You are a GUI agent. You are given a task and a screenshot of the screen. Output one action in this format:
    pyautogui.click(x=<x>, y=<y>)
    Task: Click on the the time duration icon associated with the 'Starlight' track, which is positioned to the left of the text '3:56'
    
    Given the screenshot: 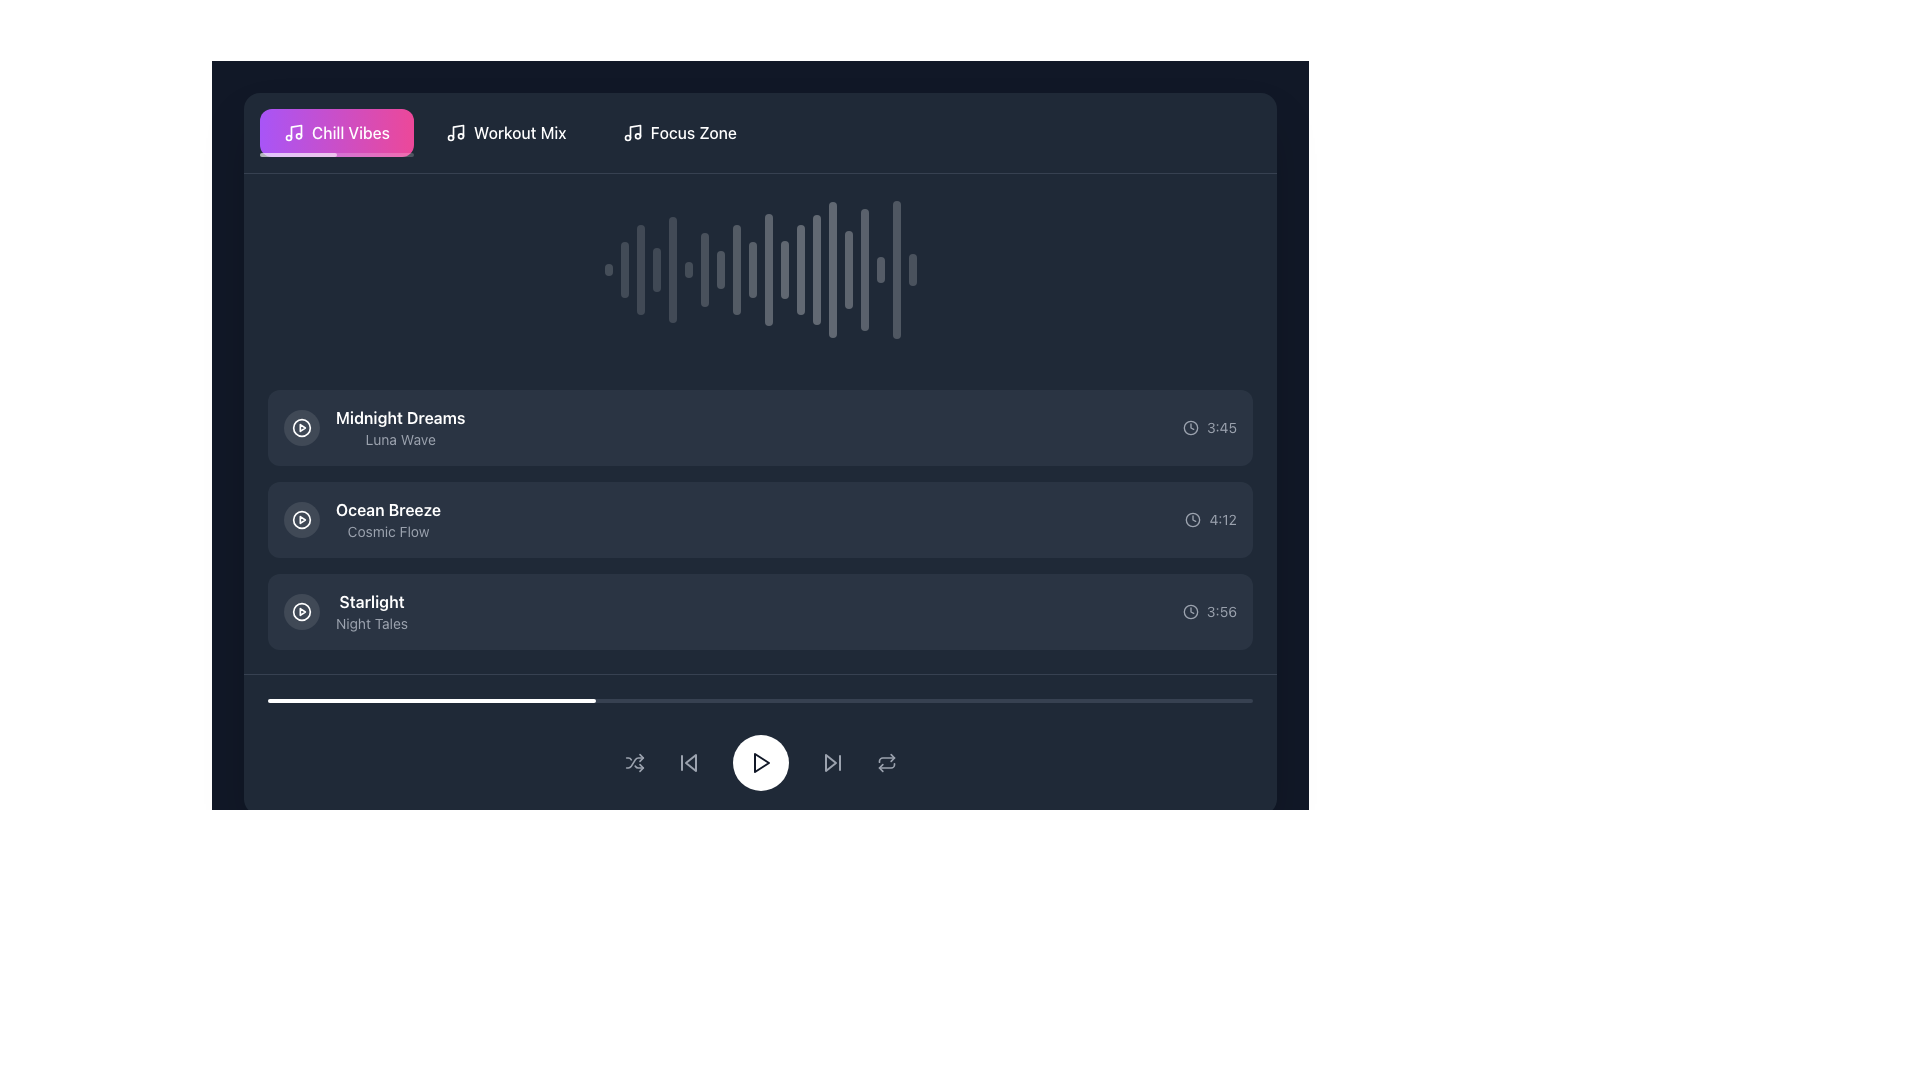 What is the action you would take?
    pyautogui.click(x=1190, y=611)
    